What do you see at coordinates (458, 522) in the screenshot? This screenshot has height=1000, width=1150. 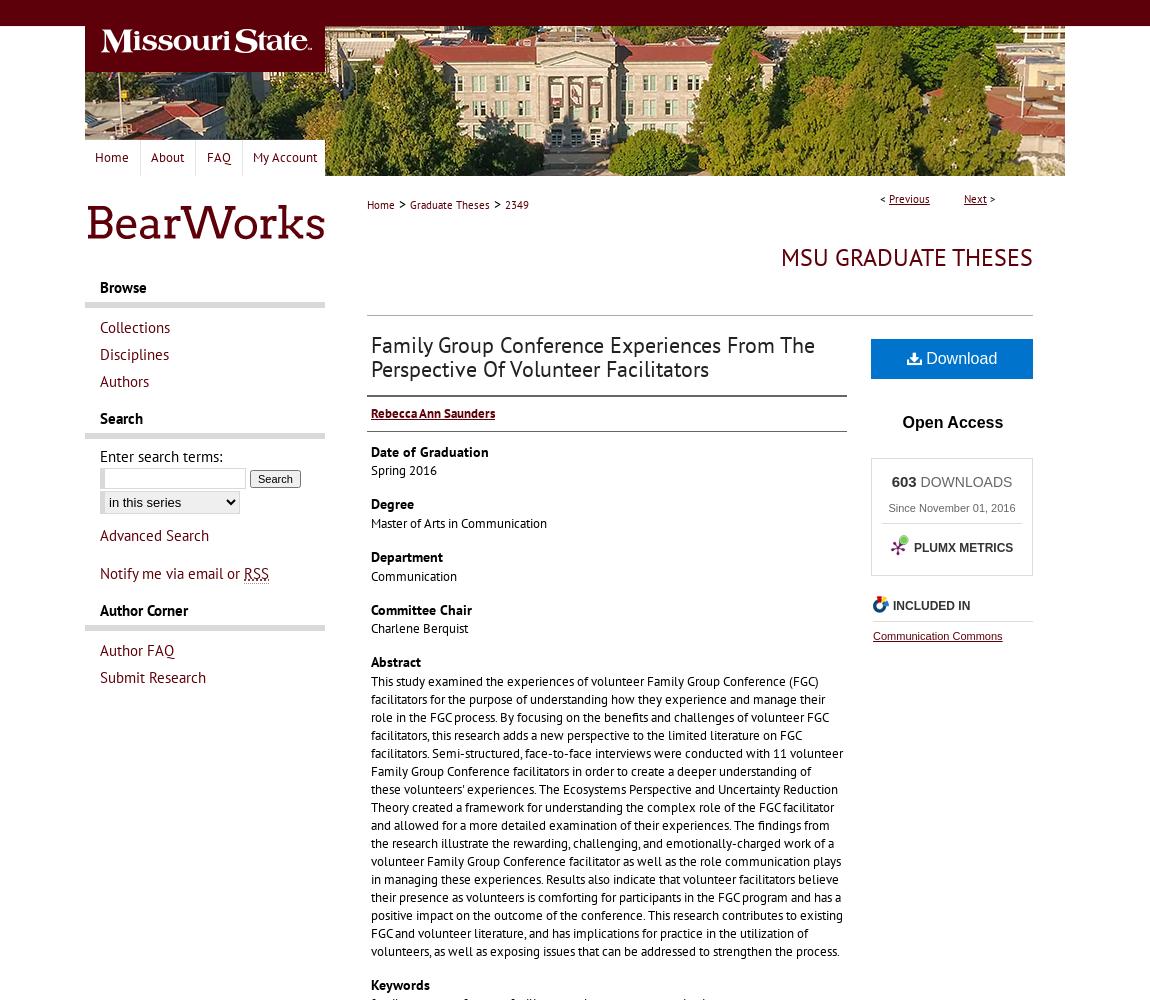 I see `'Master of Arts in Communication'` at bounding box center [458, 522].